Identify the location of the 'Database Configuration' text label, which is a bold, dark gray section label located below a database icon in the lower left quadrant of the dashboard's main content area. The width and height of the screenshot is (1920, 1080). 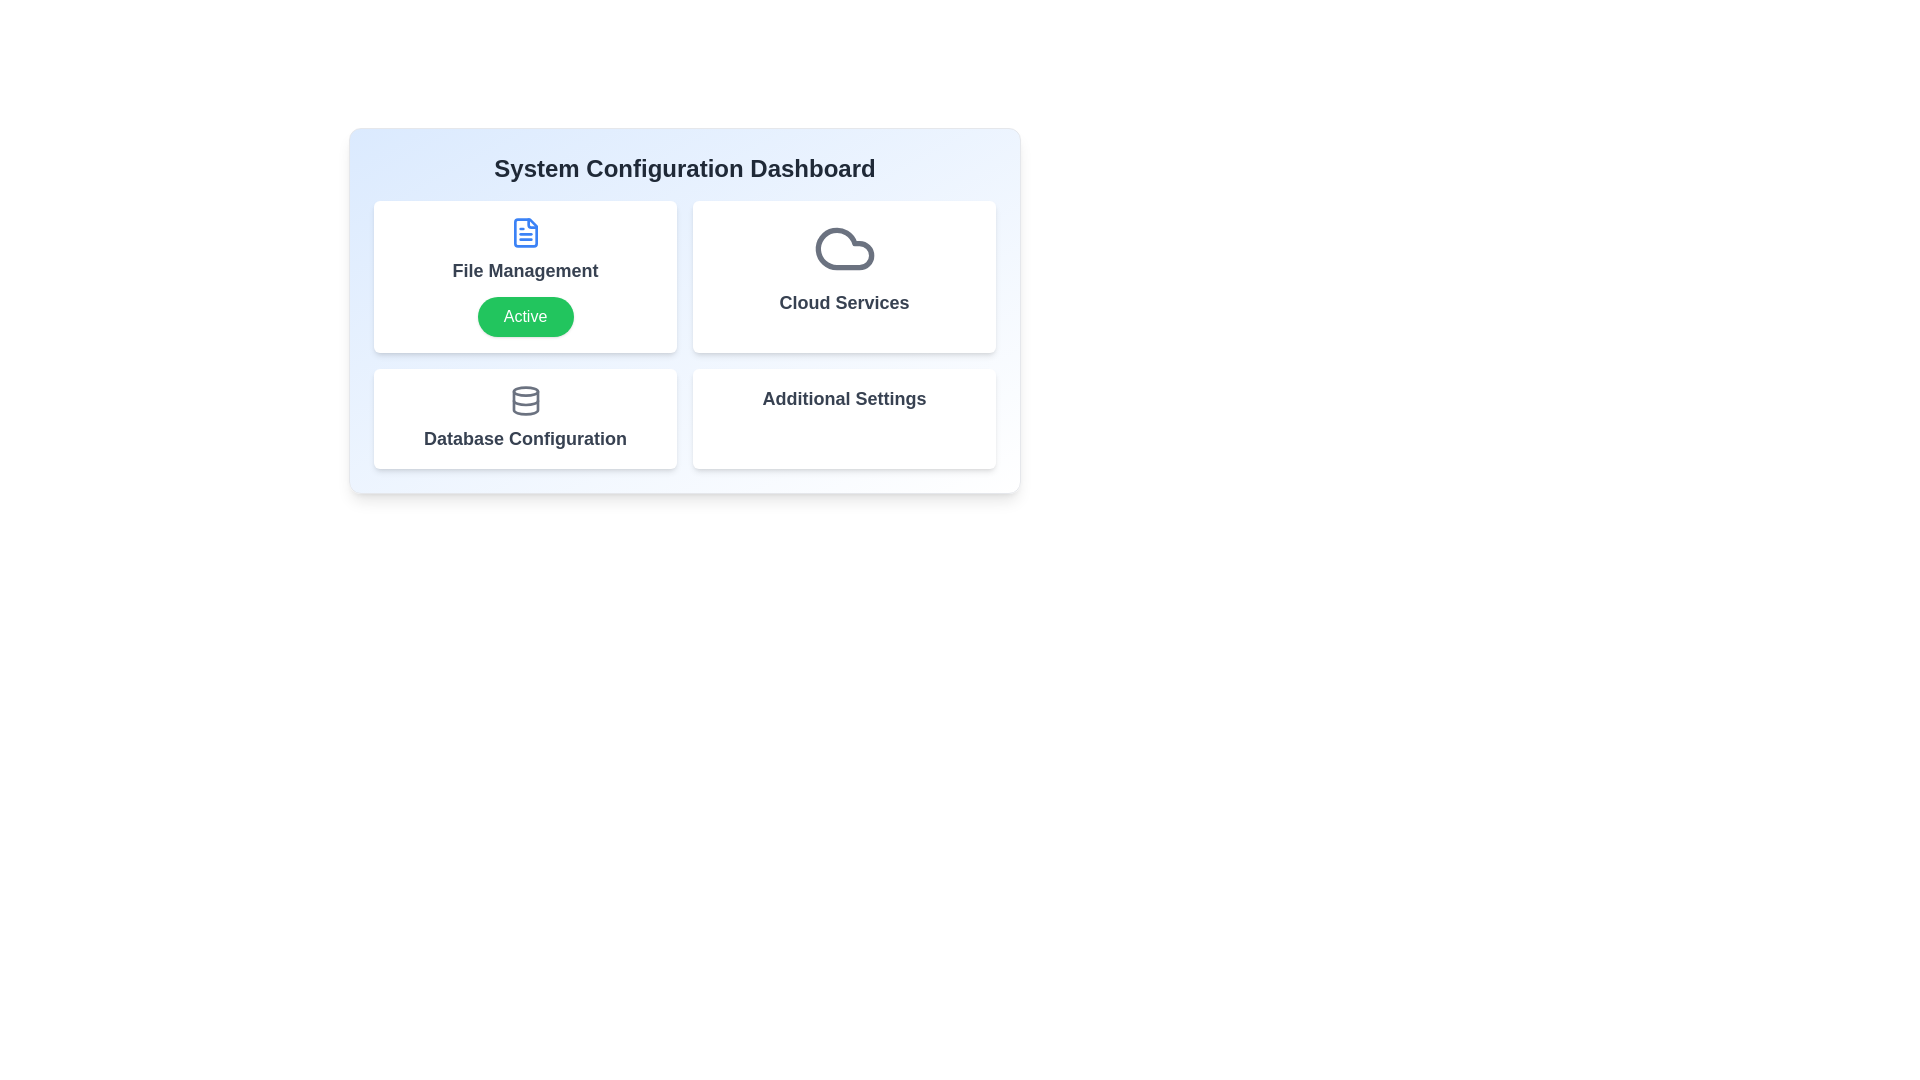
(525, 438).